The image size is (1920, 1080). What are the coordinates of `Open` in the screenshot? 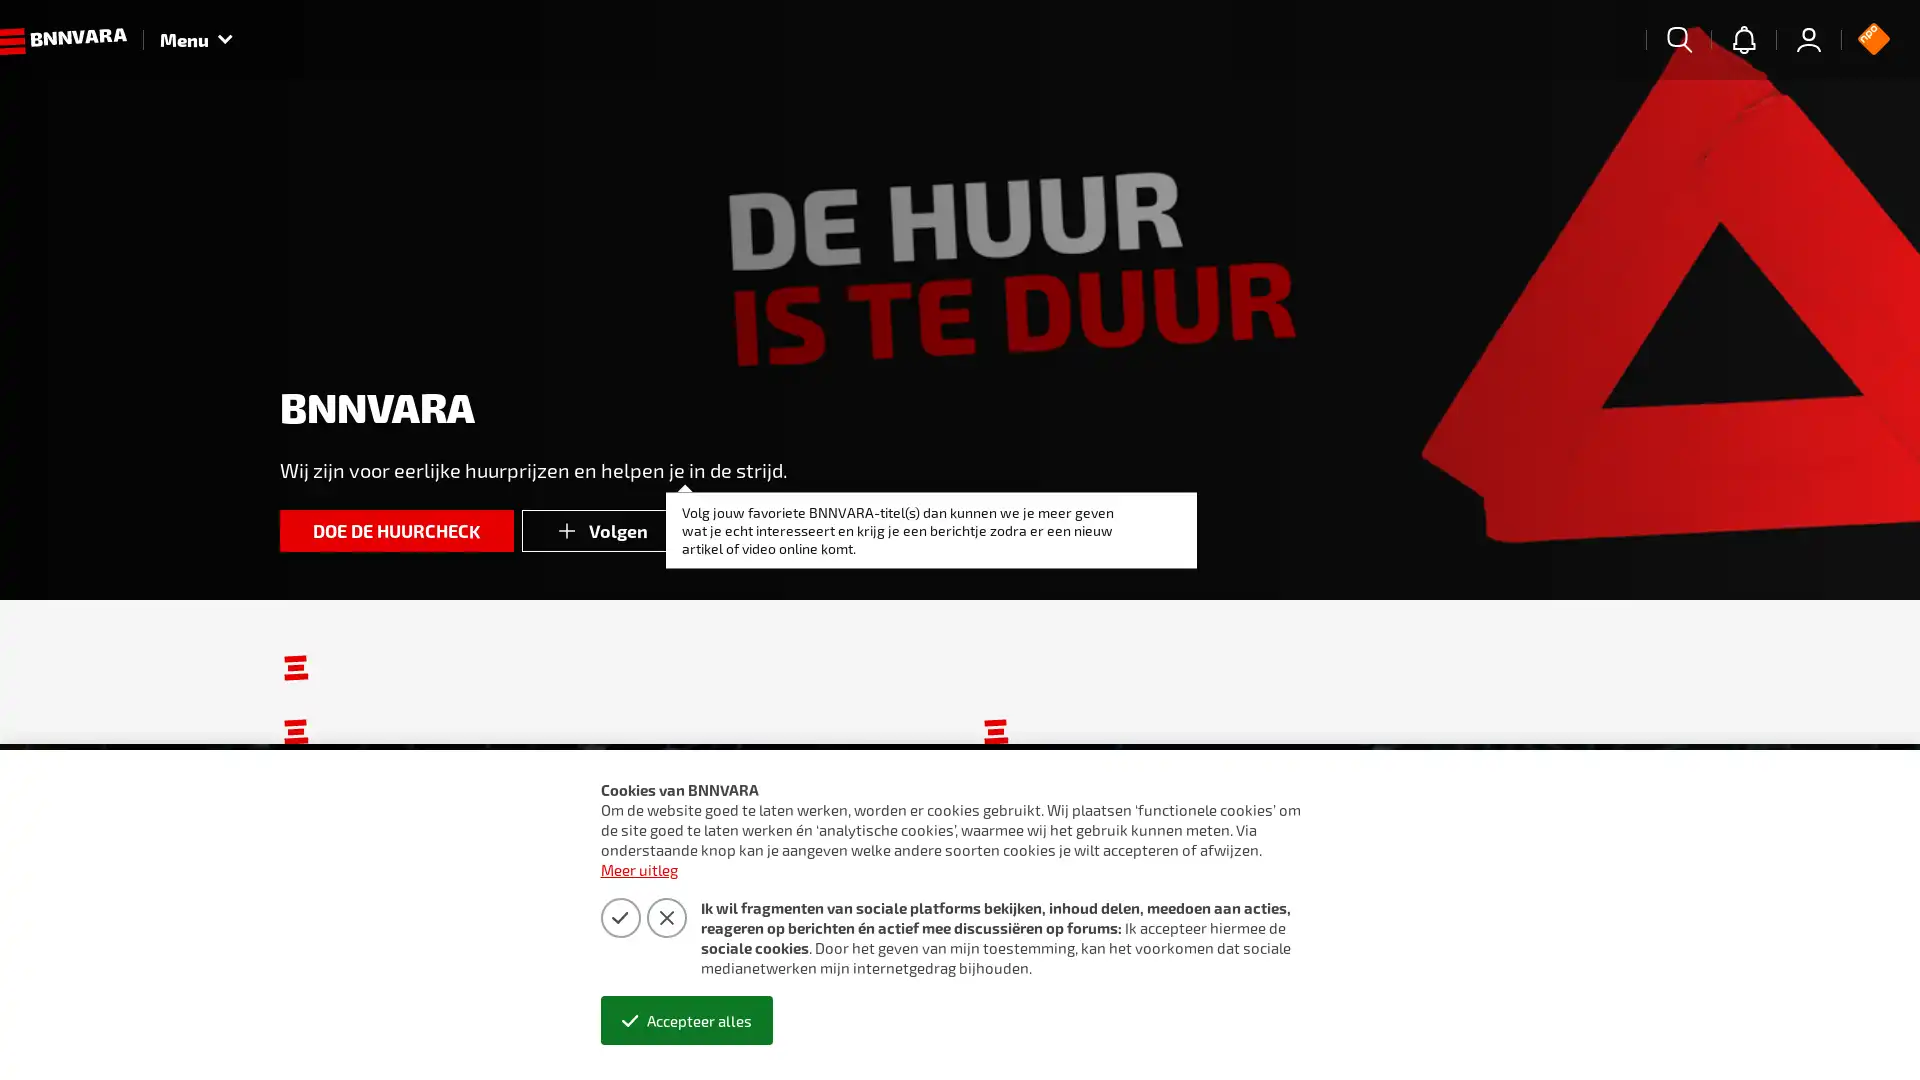 It's located at (1860, 1026).